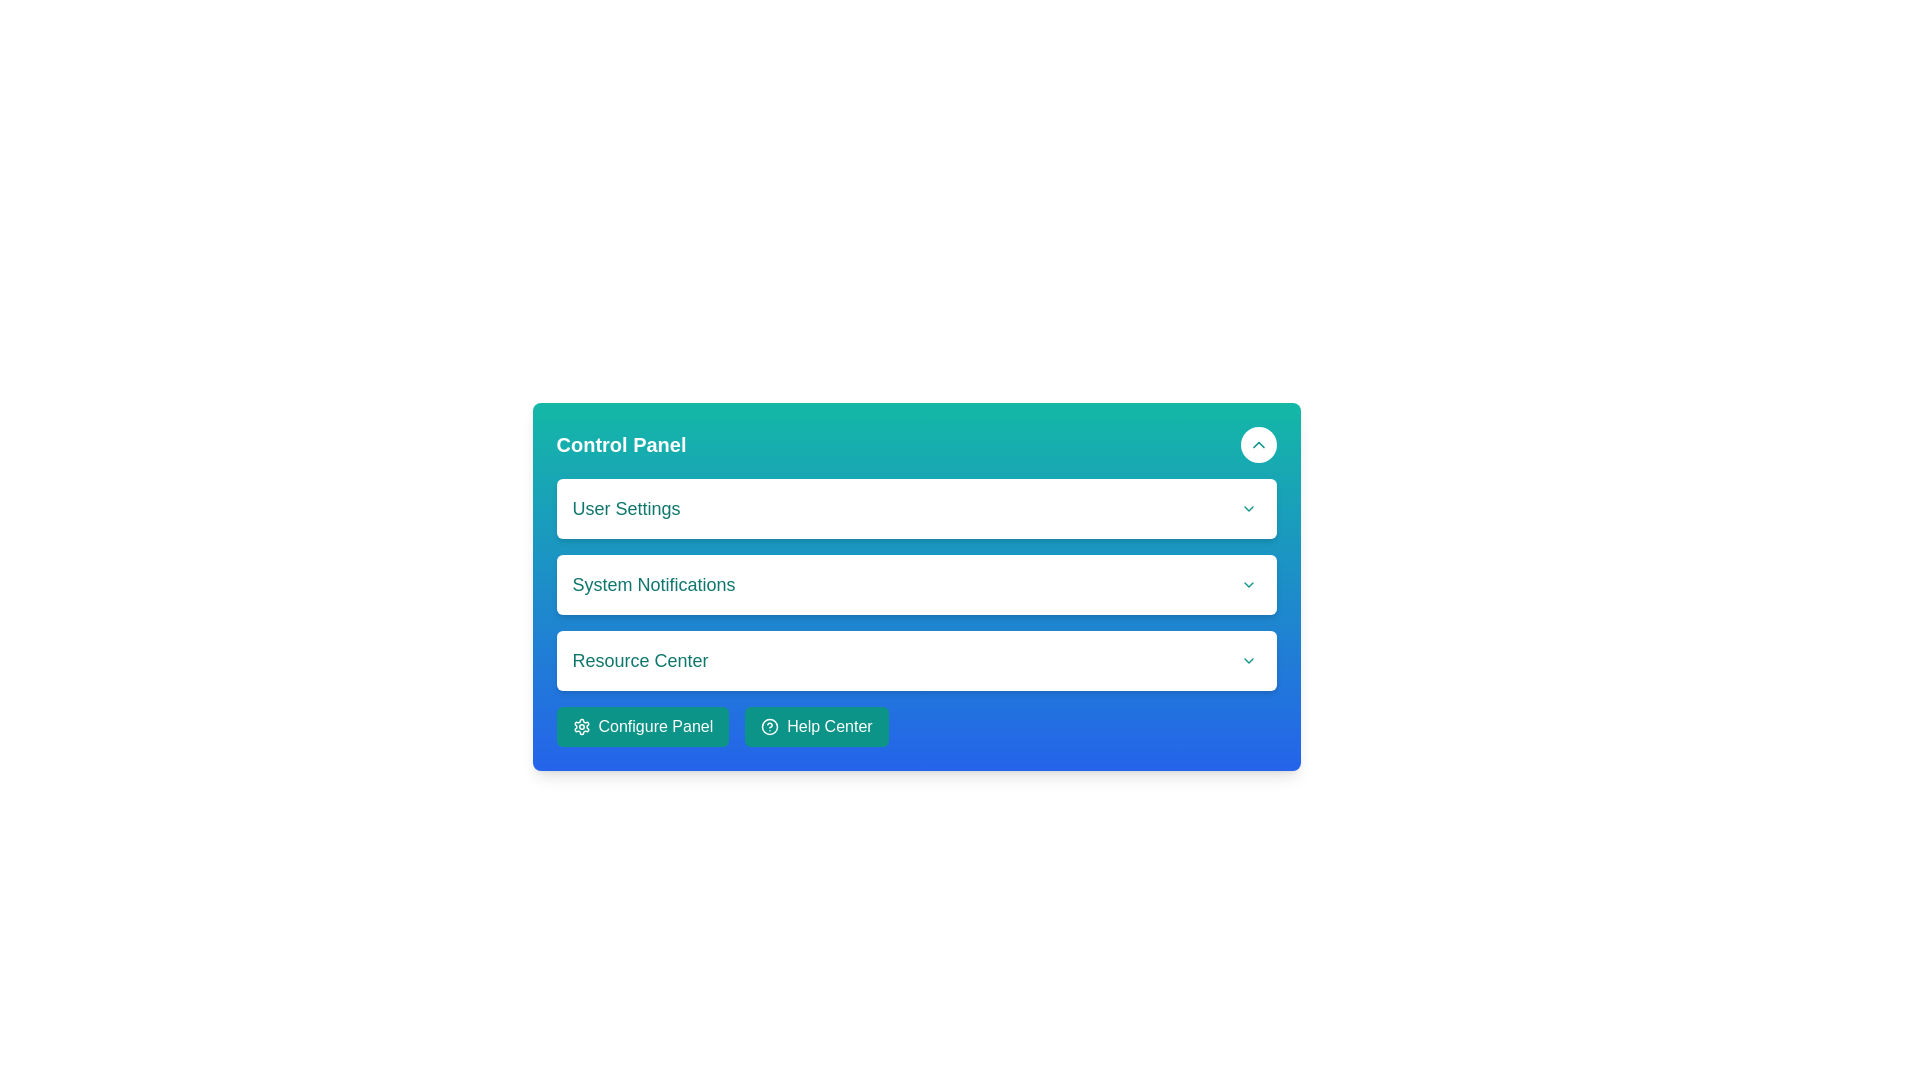 The height and width of the screenshot is (1080, 1920). What do you see at coordinates (1247, 508) in the screenshot?
I see `the downward-pointing teal chevron icon on the right side of the 'User Settings' dropdown button in the 'Control Panel'` at bounding box center [1247, 508].